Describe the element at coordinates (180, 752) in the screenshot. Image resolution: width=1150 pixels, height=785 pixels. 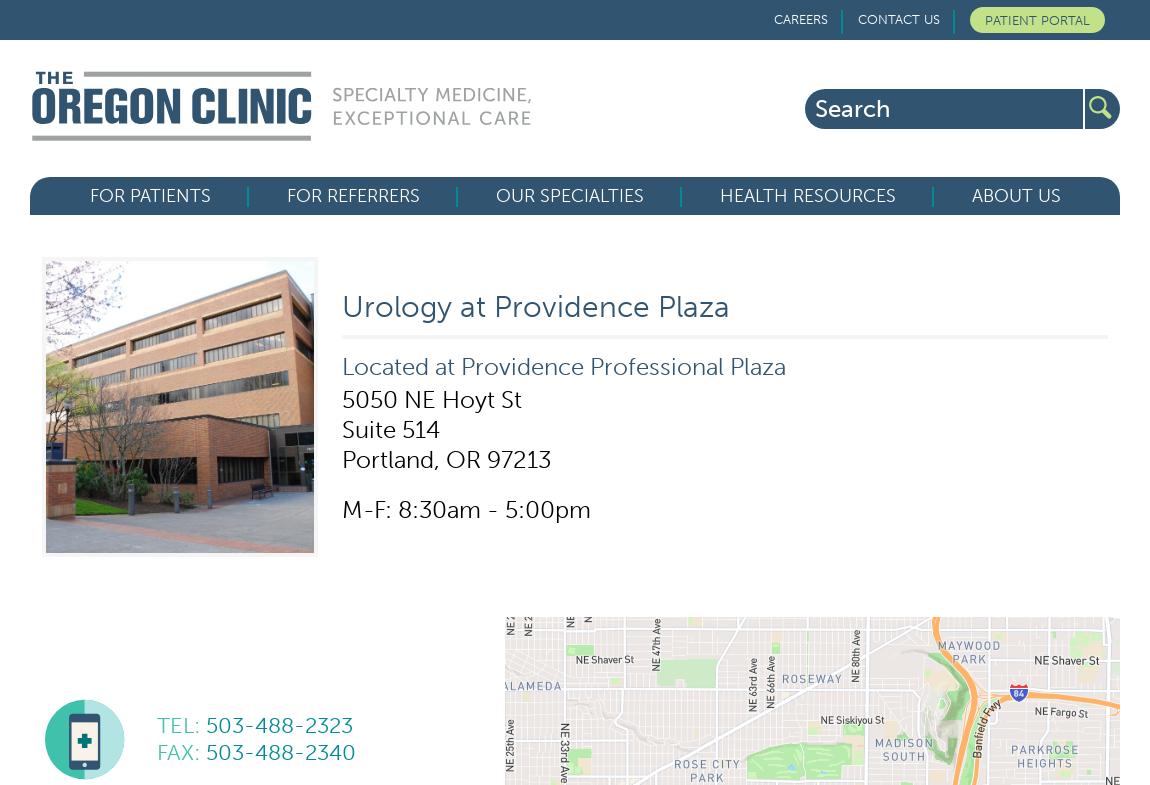
I see `'FAX:'` at that location.